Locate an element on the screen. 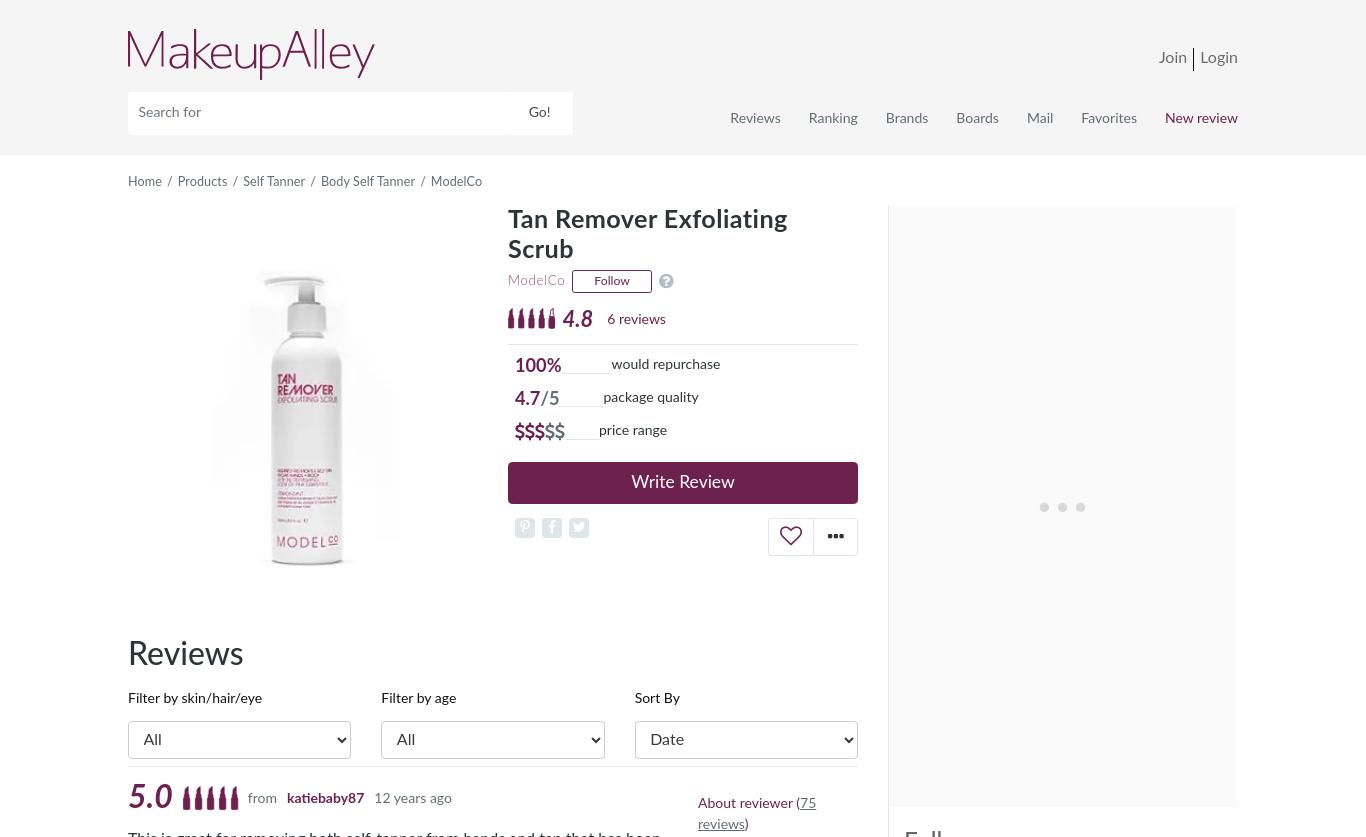  'Boards' is located at coordinates (976, 118).